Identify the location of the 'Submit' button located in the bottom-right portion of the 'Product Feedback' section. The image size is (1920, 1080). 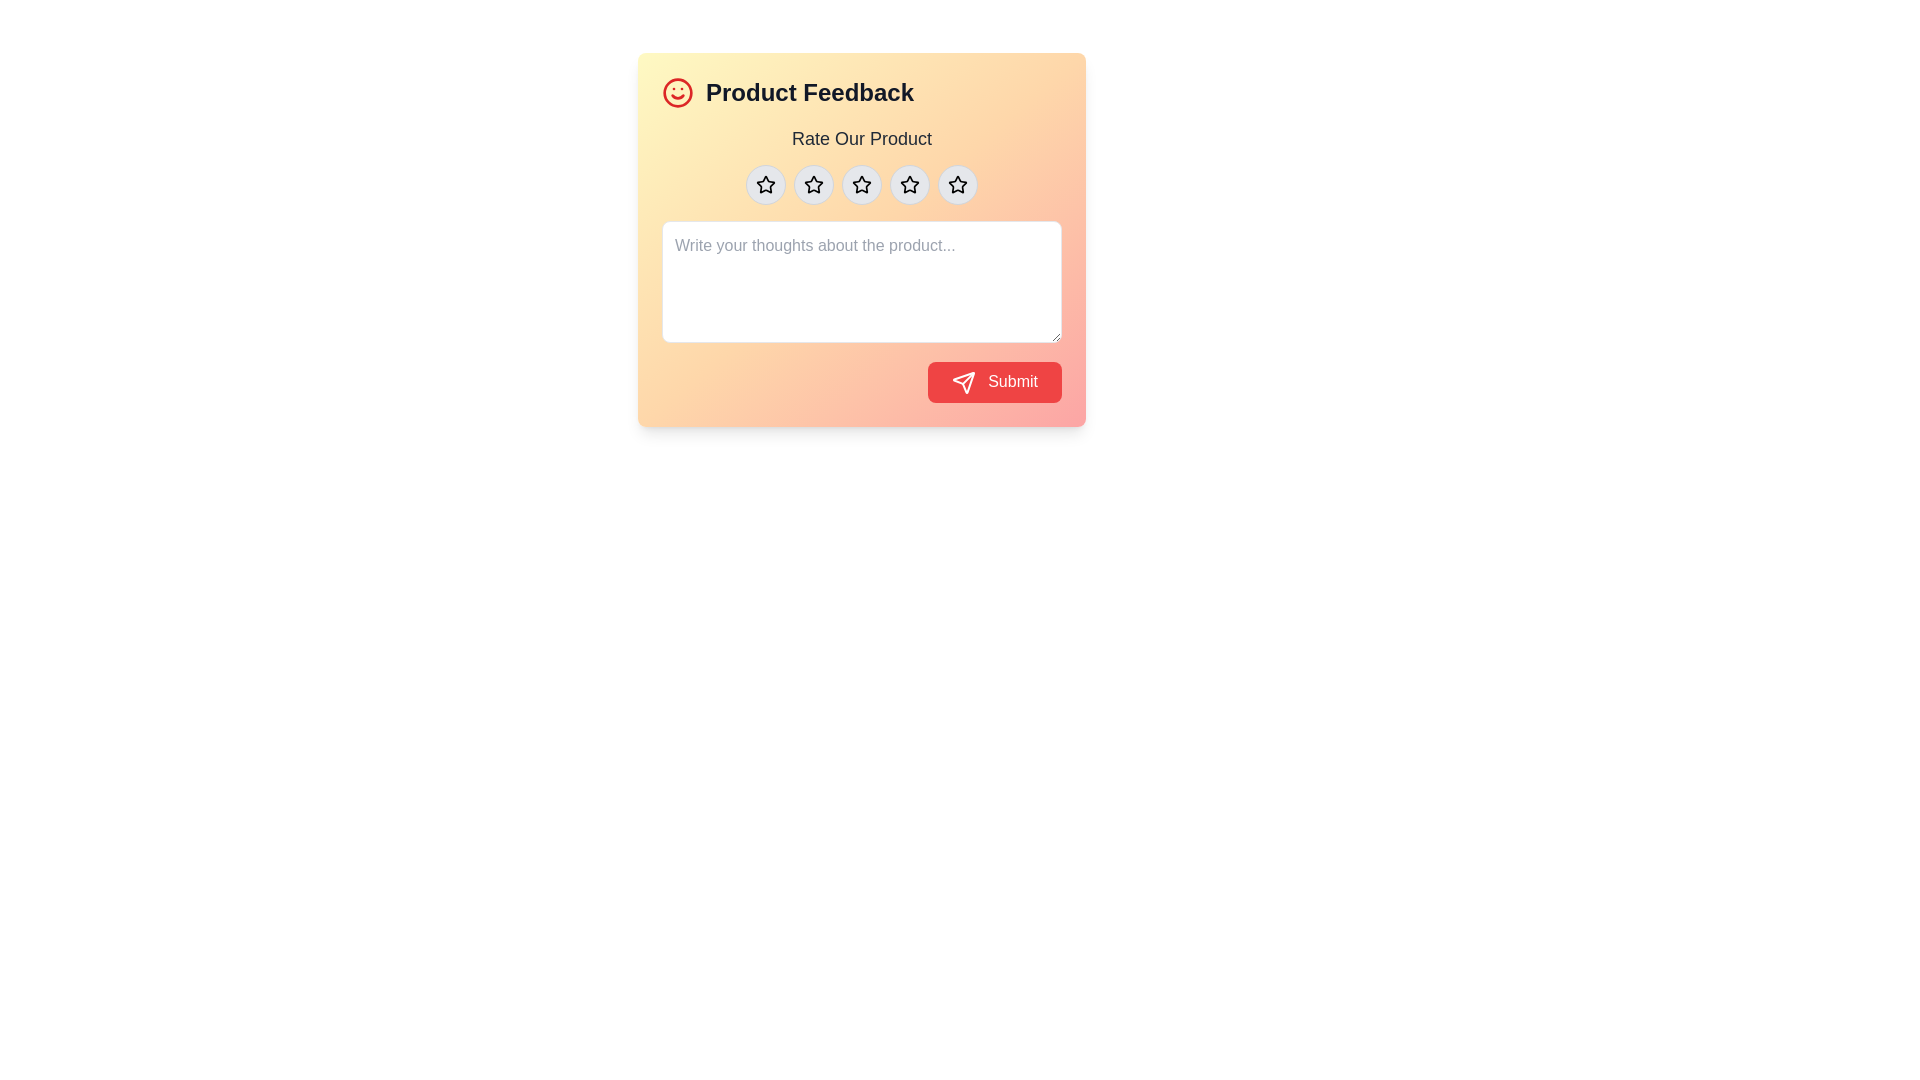
(994, 382).